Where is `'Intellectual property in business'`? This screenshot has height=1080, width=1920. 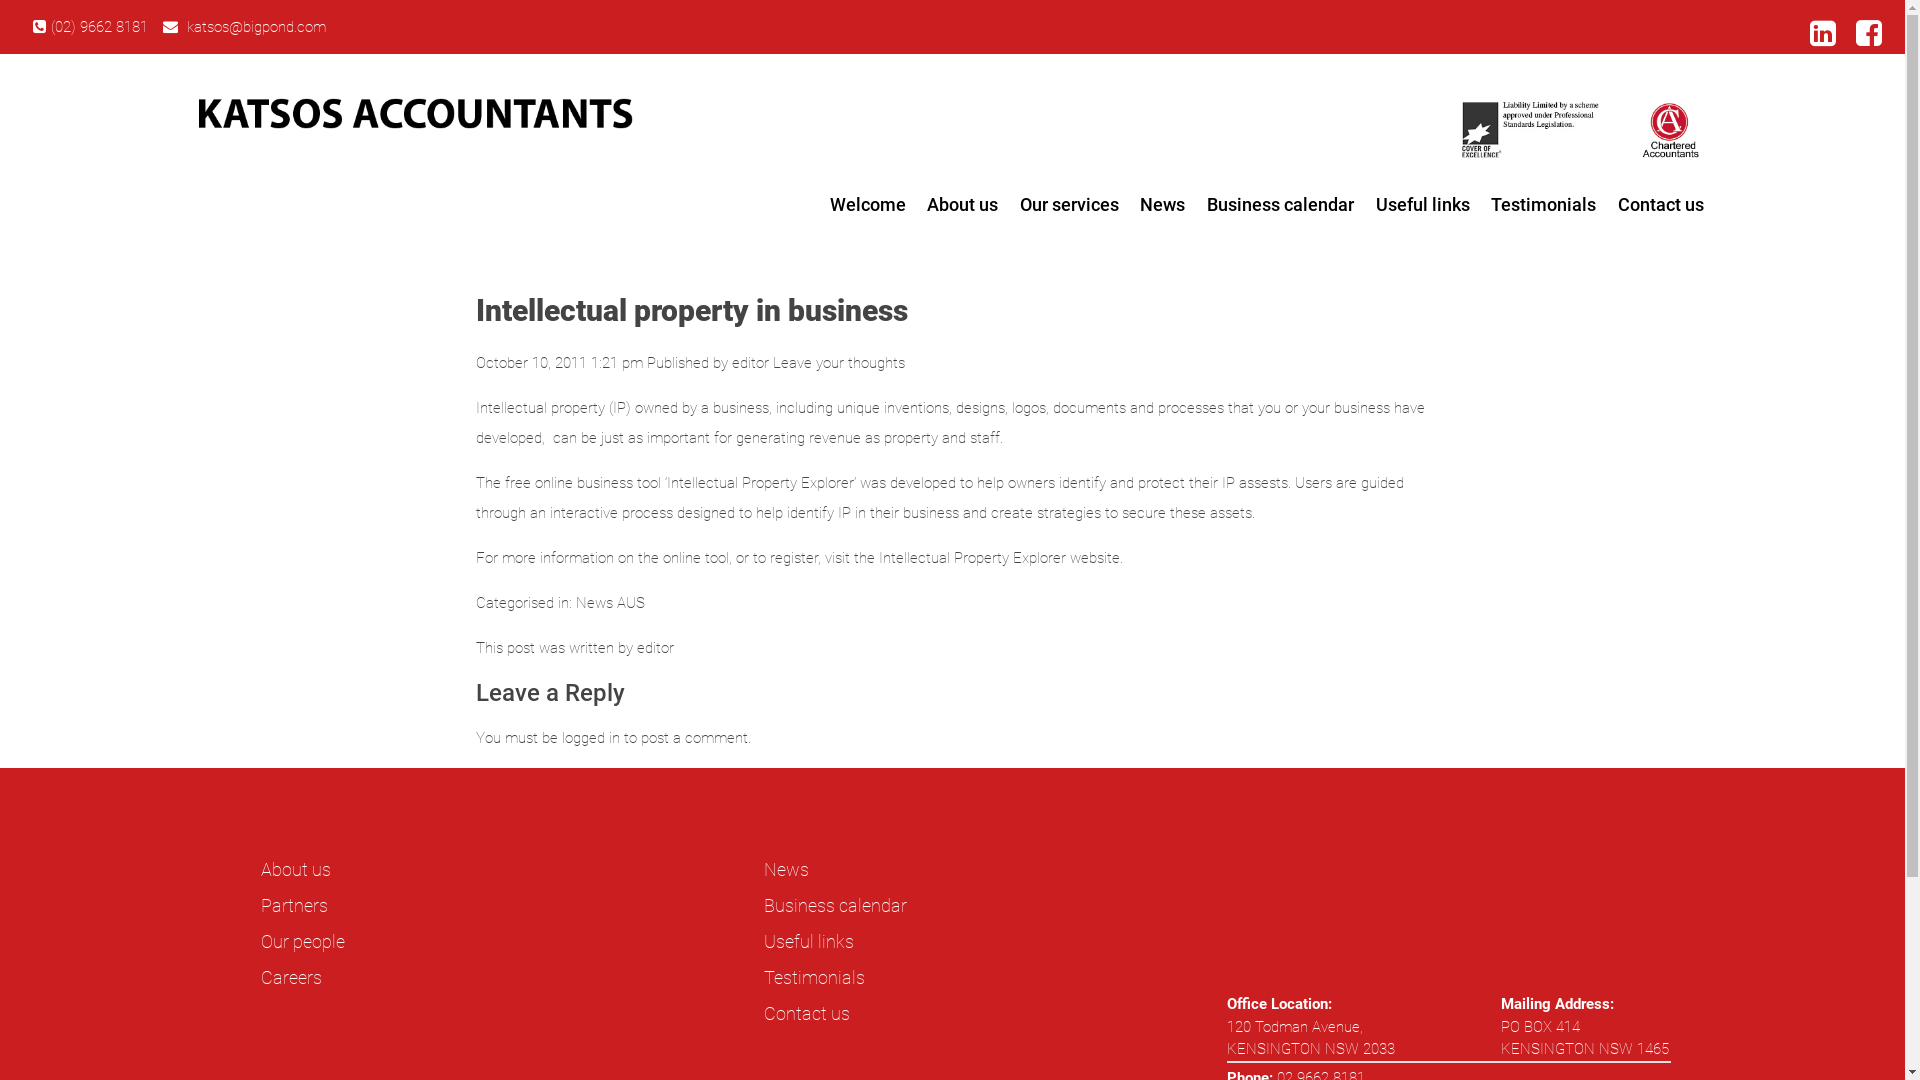 'Intellectual property in business' is located at coordinates (691, 310).